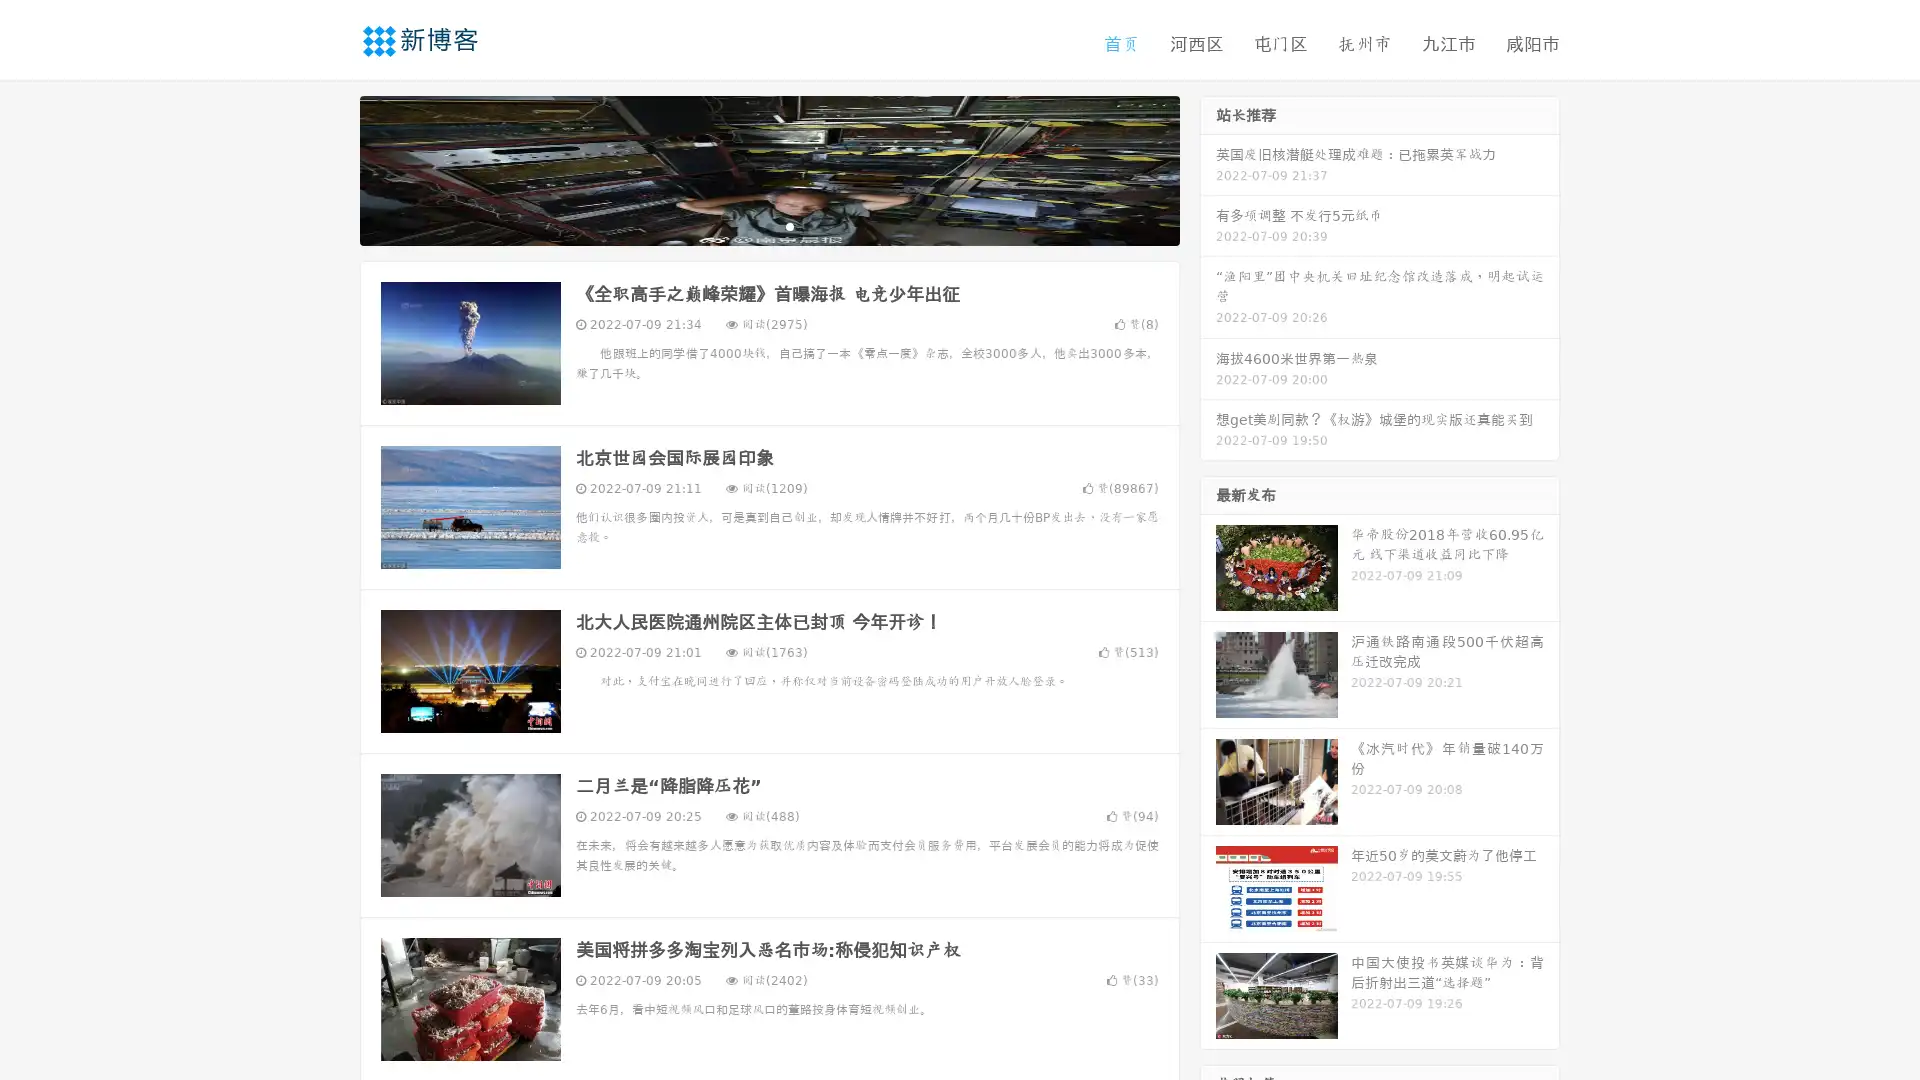 This screenshot has width=1920, height=1080. I want to click on Go to slide 3, so click(789, 225).